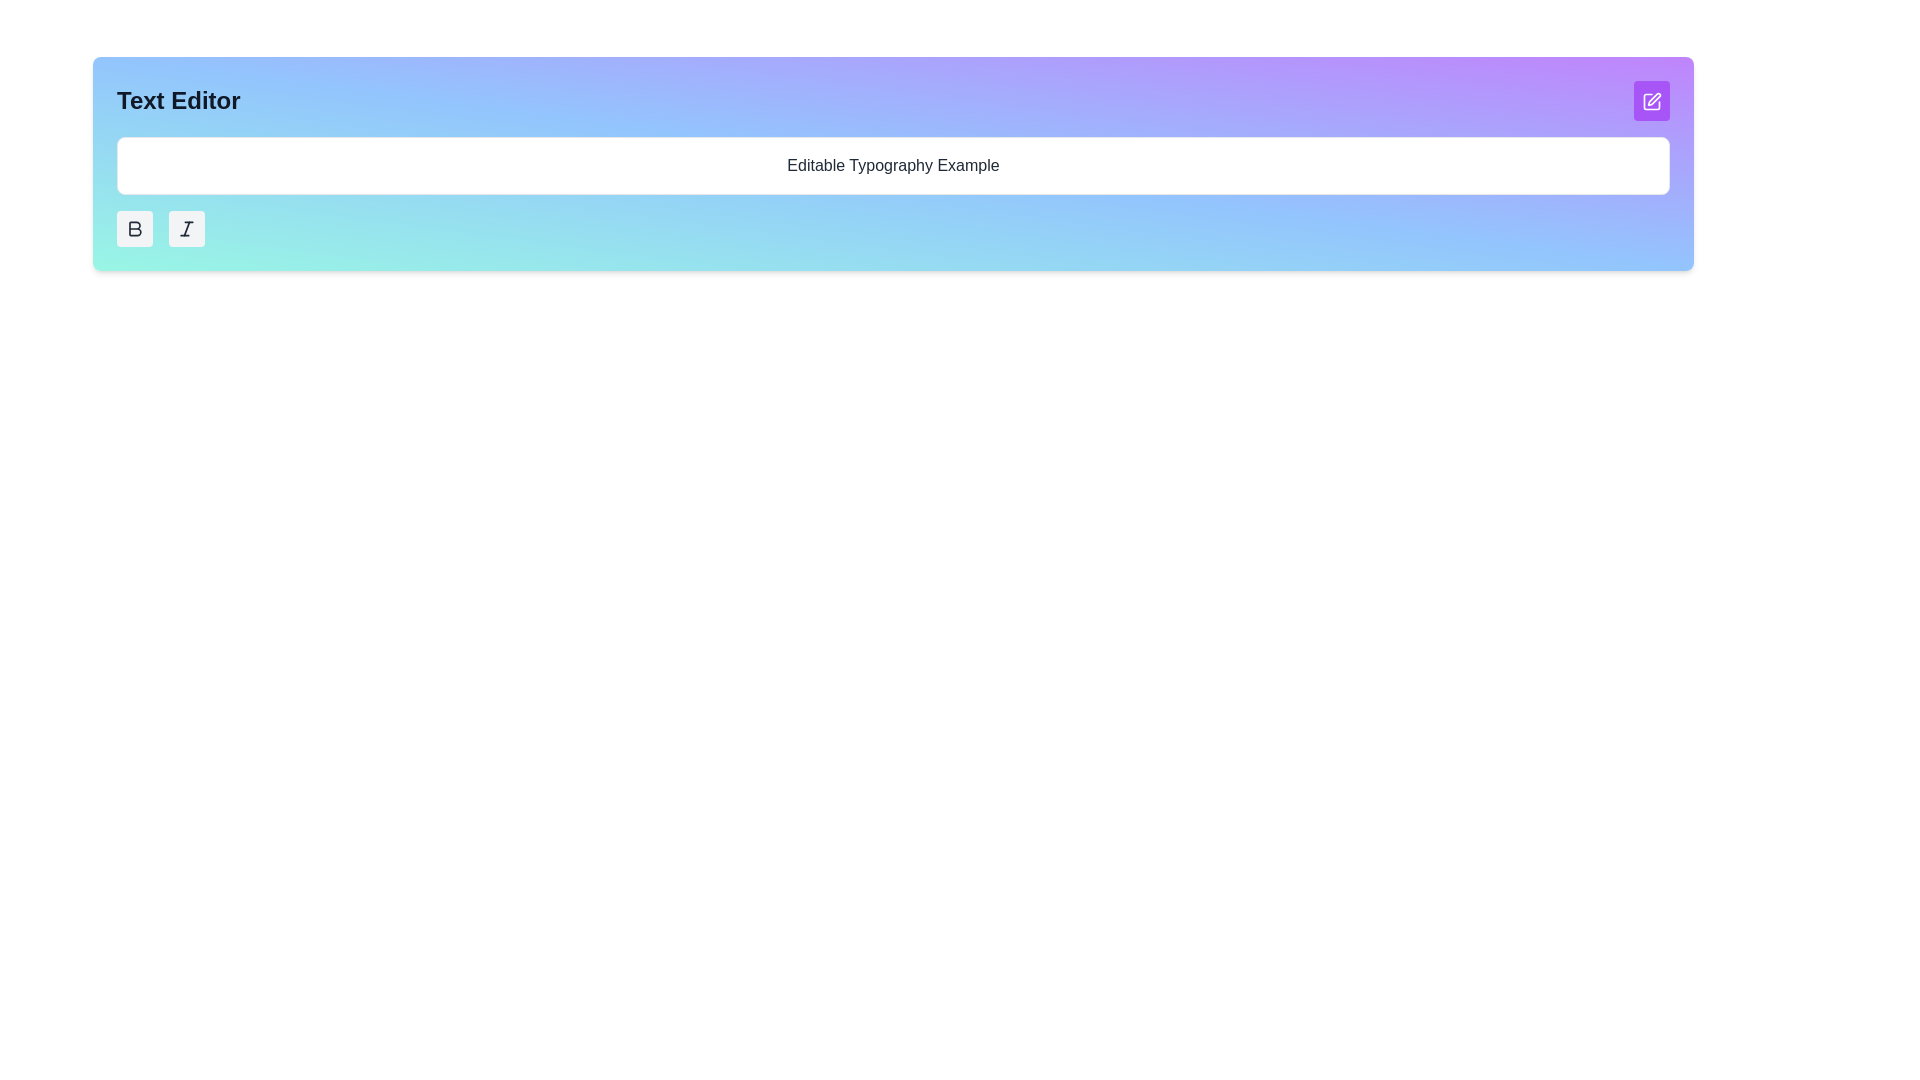 The image size is (1920, 1080). What do you see at coordinates (892, 164) in the screenshot?
I see `the editable text field labeled 'Editable Typography Example', which is a horizontally extended white rectangle with rounded corners, to interact with it` at bounding box center [892, 164].